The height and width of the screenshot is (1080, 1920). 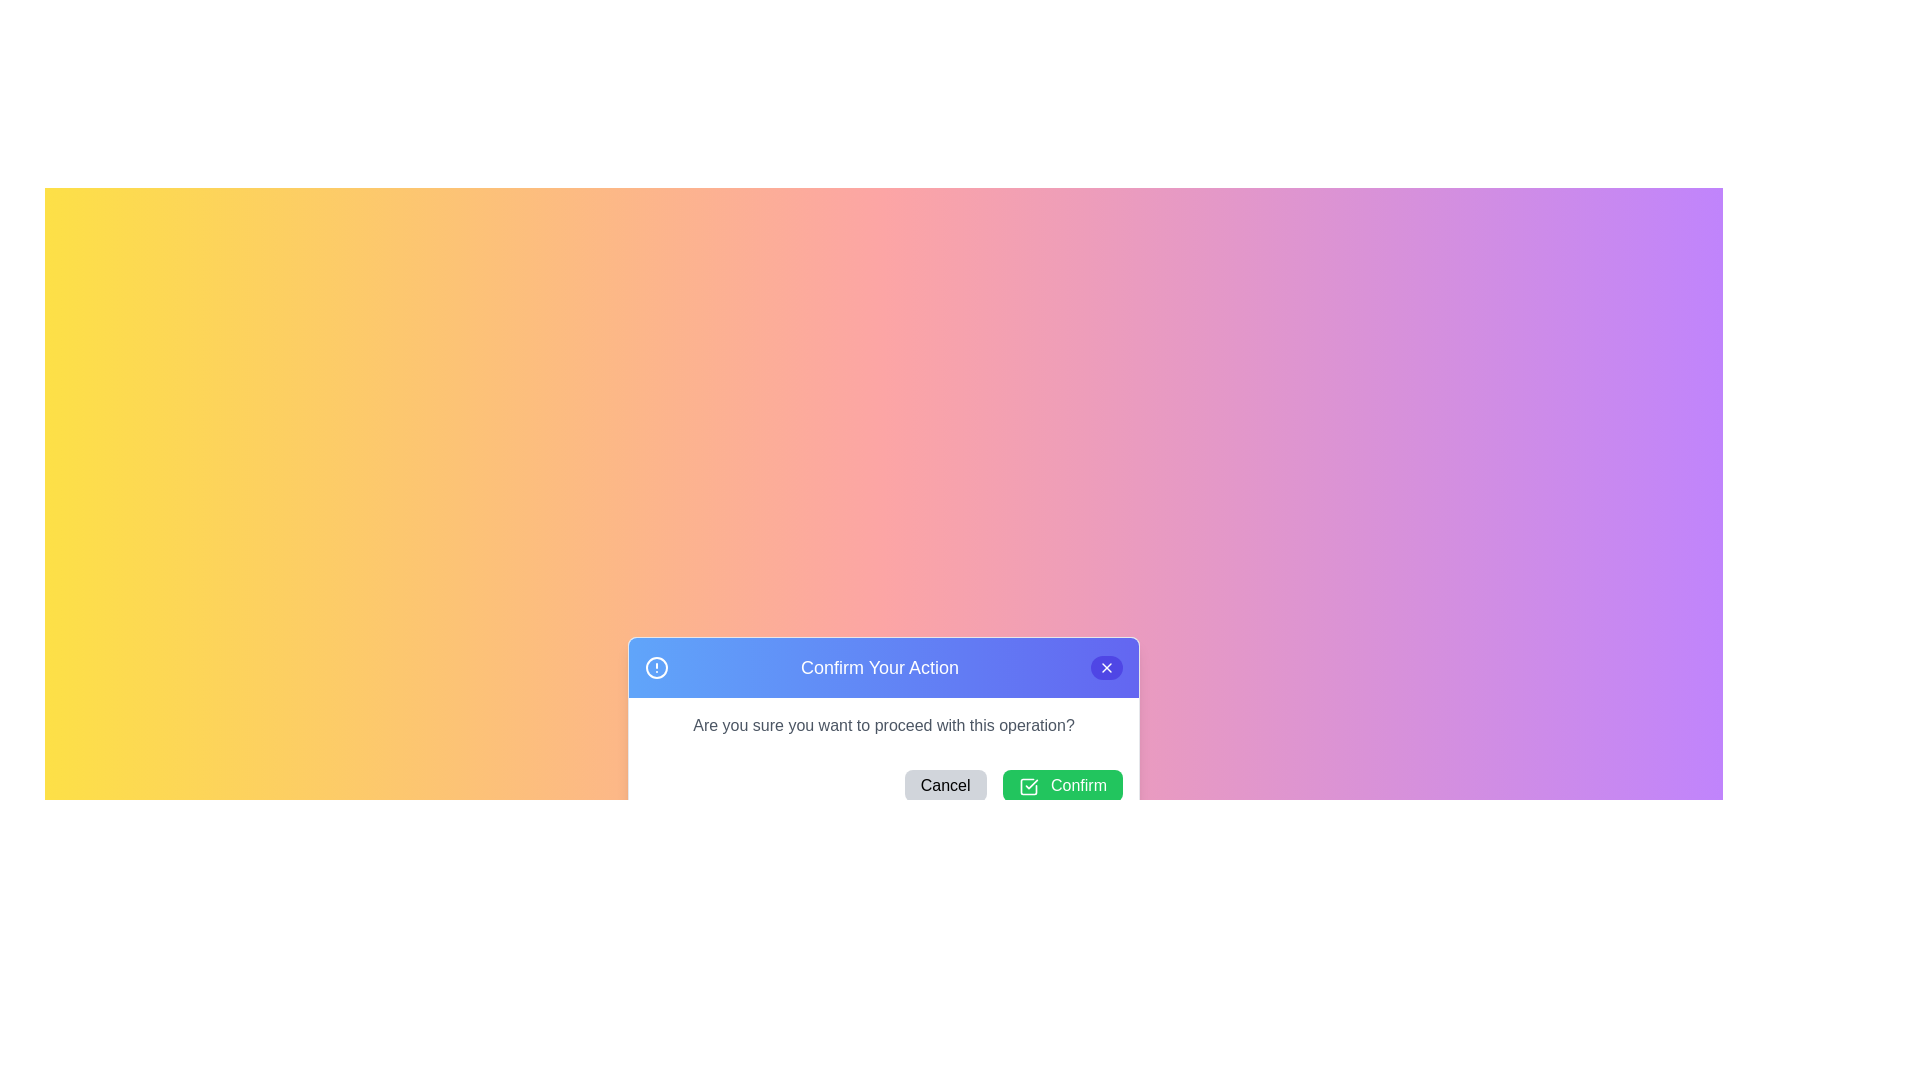 I want to click on the affirmative action SVG graphic icon, so click(x=1028, y=785).